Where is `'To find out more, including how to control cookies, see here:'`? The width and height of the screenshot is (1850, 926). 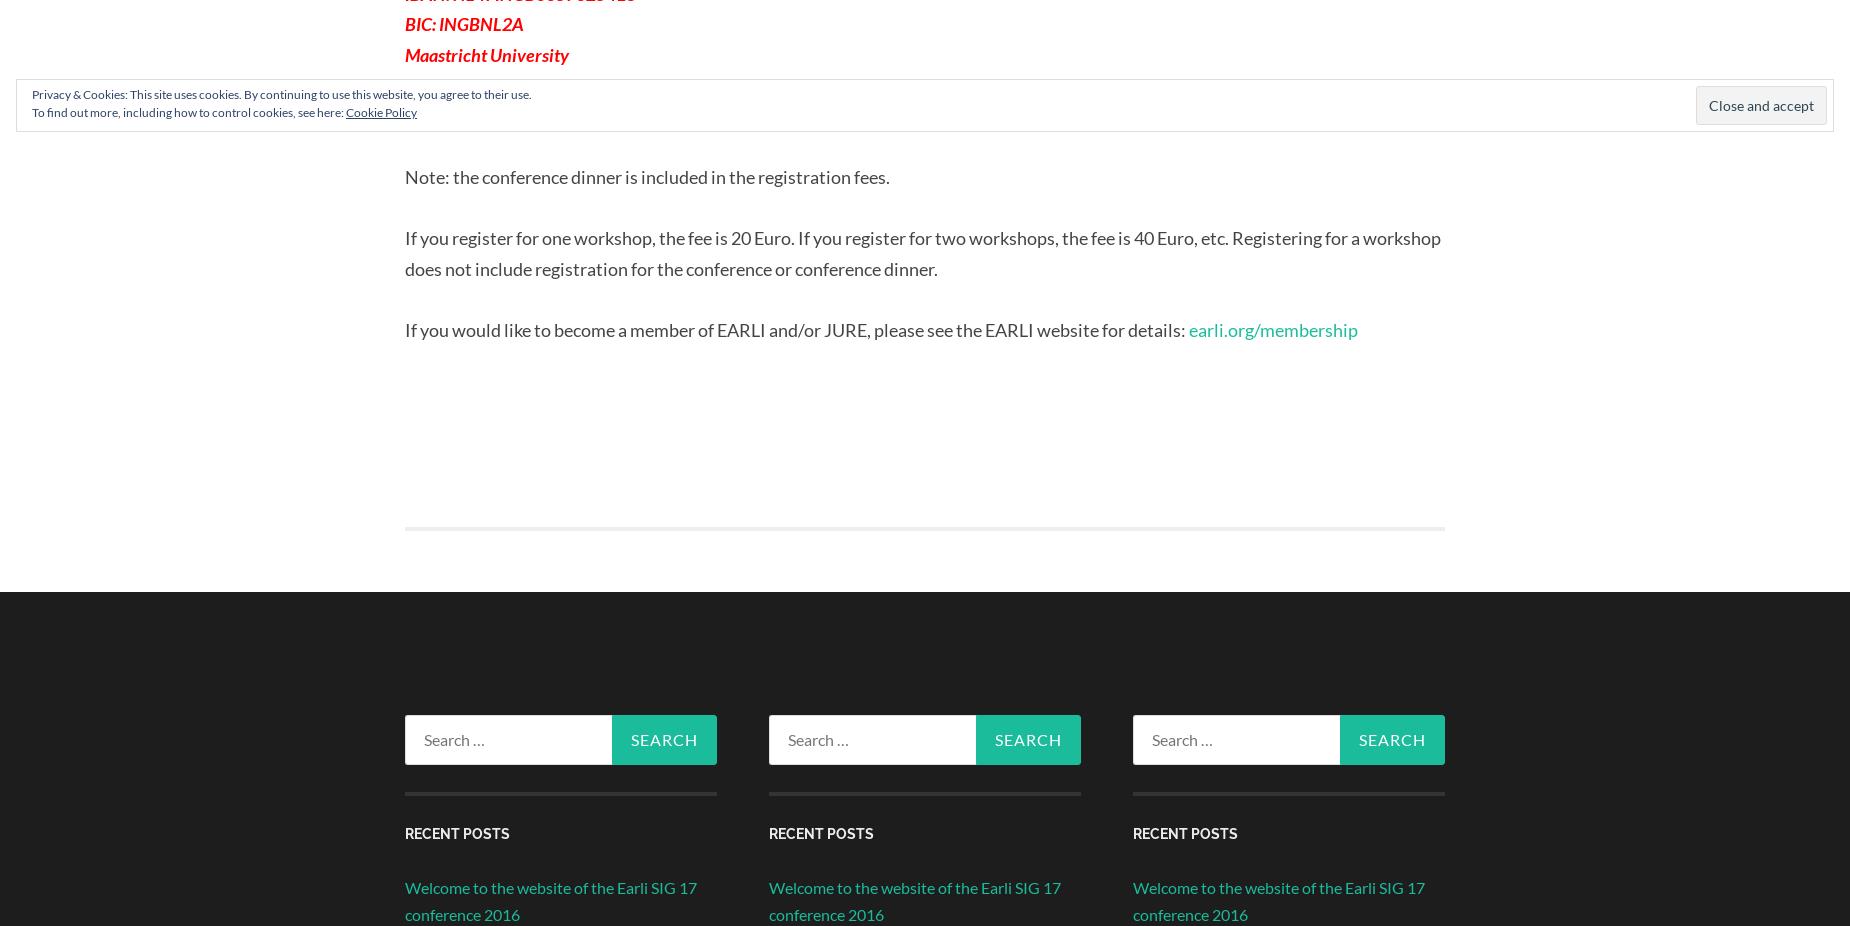
'To find out more, including how to control cookies, see here:' is located at coordinates (188, 111).